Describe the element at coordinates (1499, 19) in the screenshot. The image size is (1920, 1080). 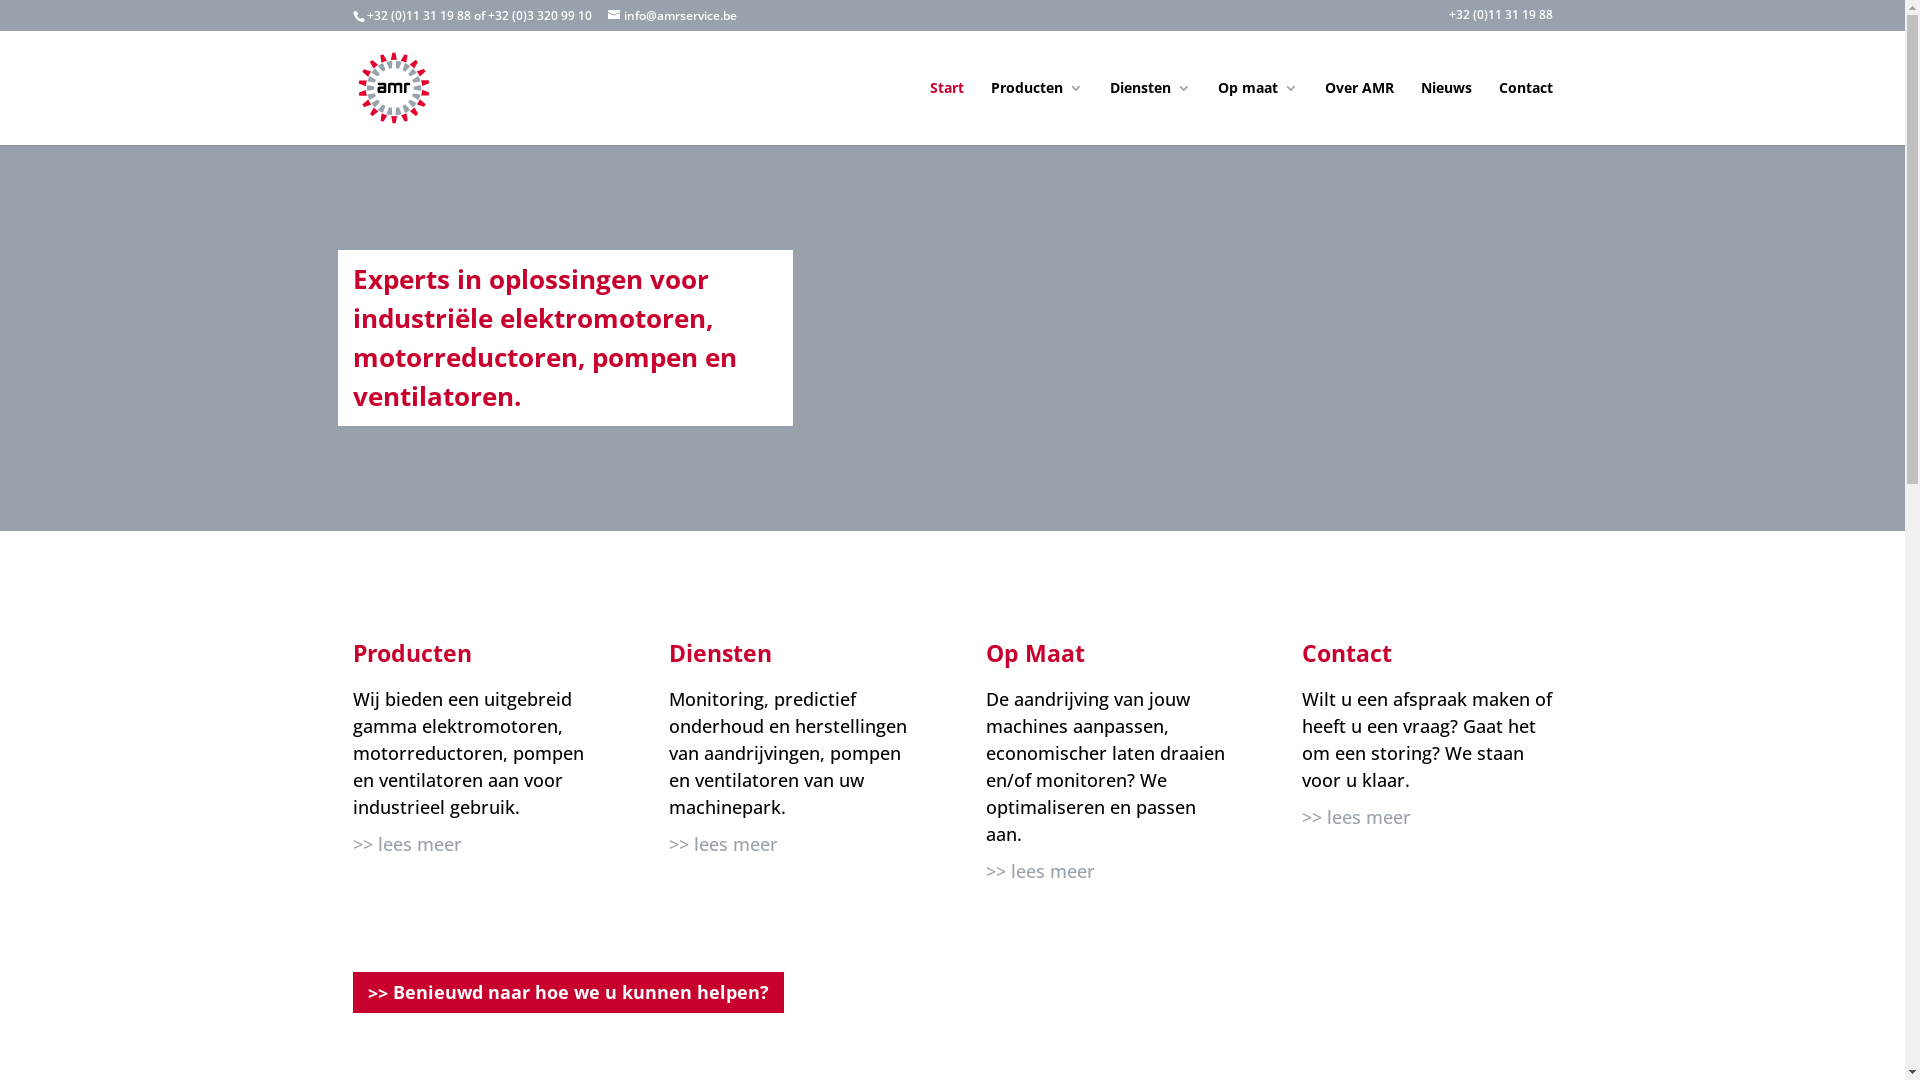
I see `'+32 (0)11 31 19 88'` at that location.